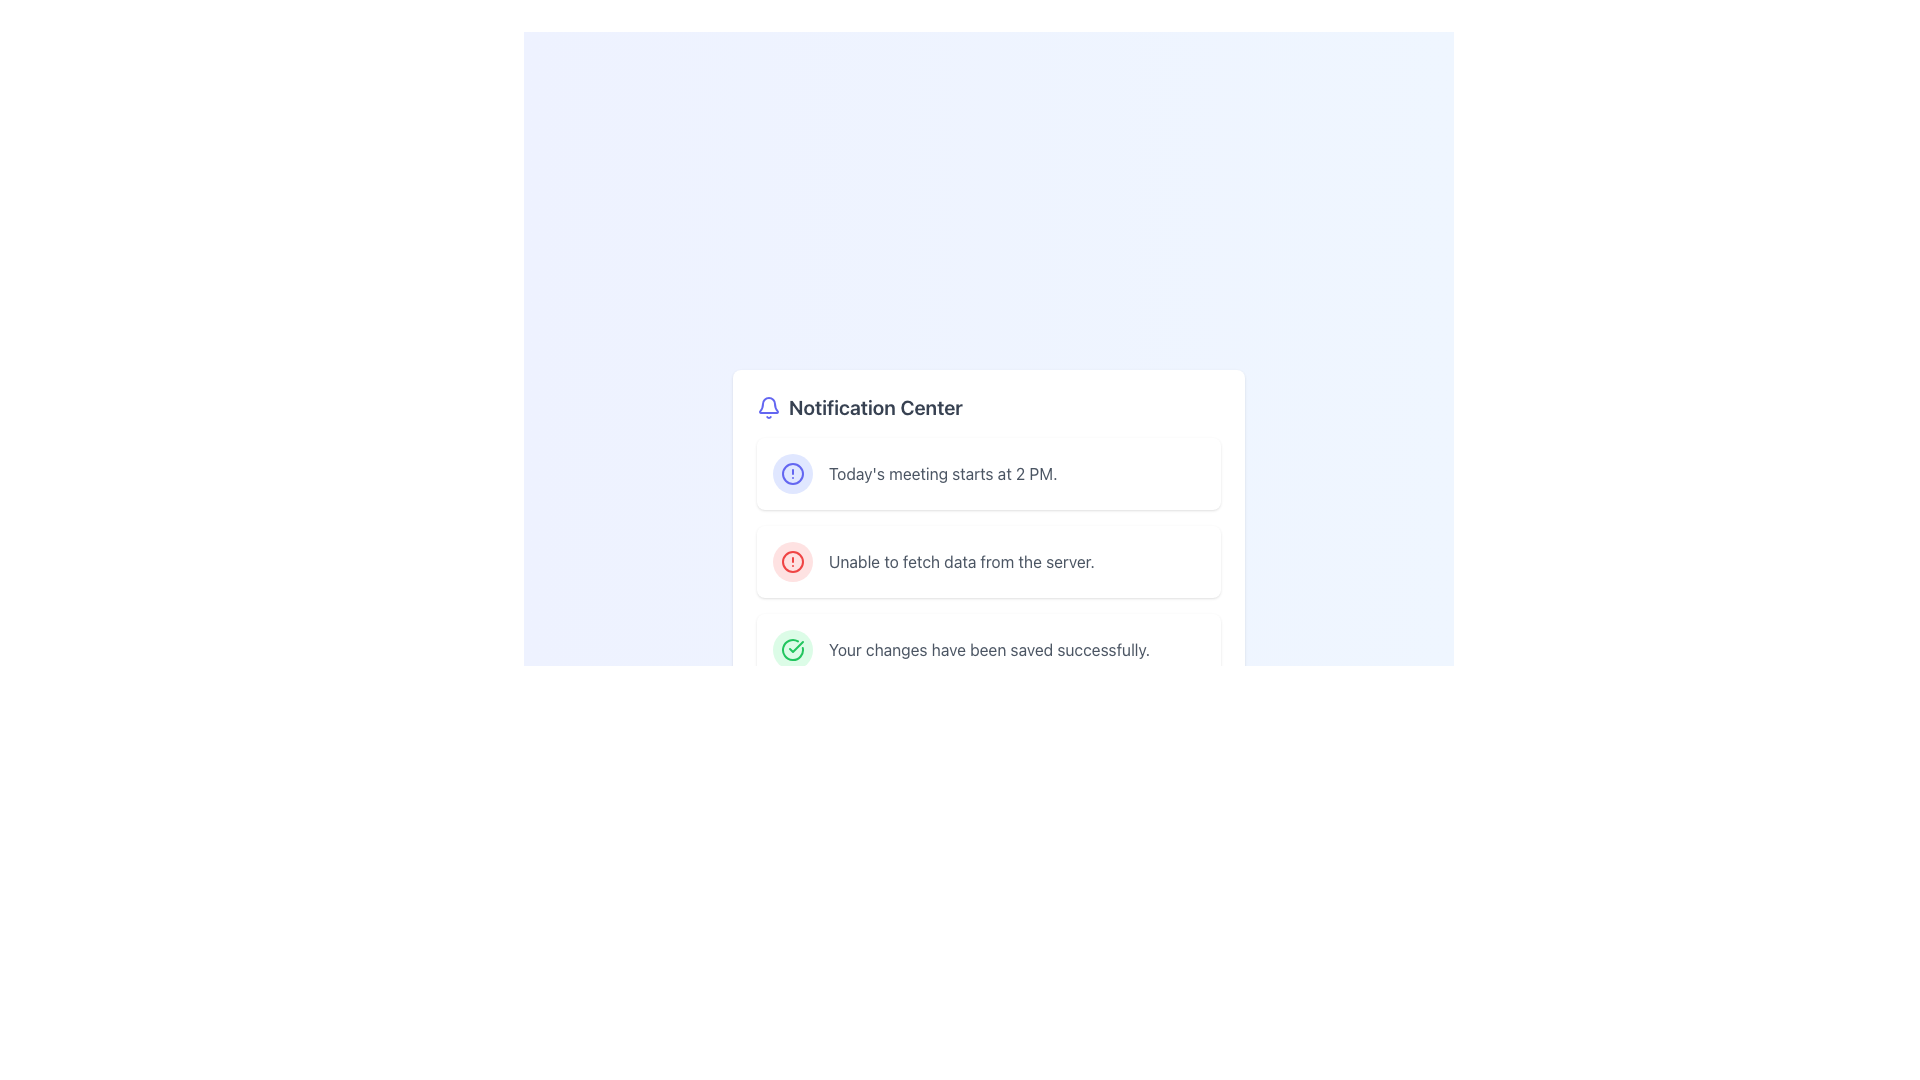 This screenshot has width=1920, height=1080. Describe the element at coordinates (989, 650) in the screenshot. I see `success message from the Text label located in the Notification Center, which confirms that the recent changes were saved successfully` at that location.